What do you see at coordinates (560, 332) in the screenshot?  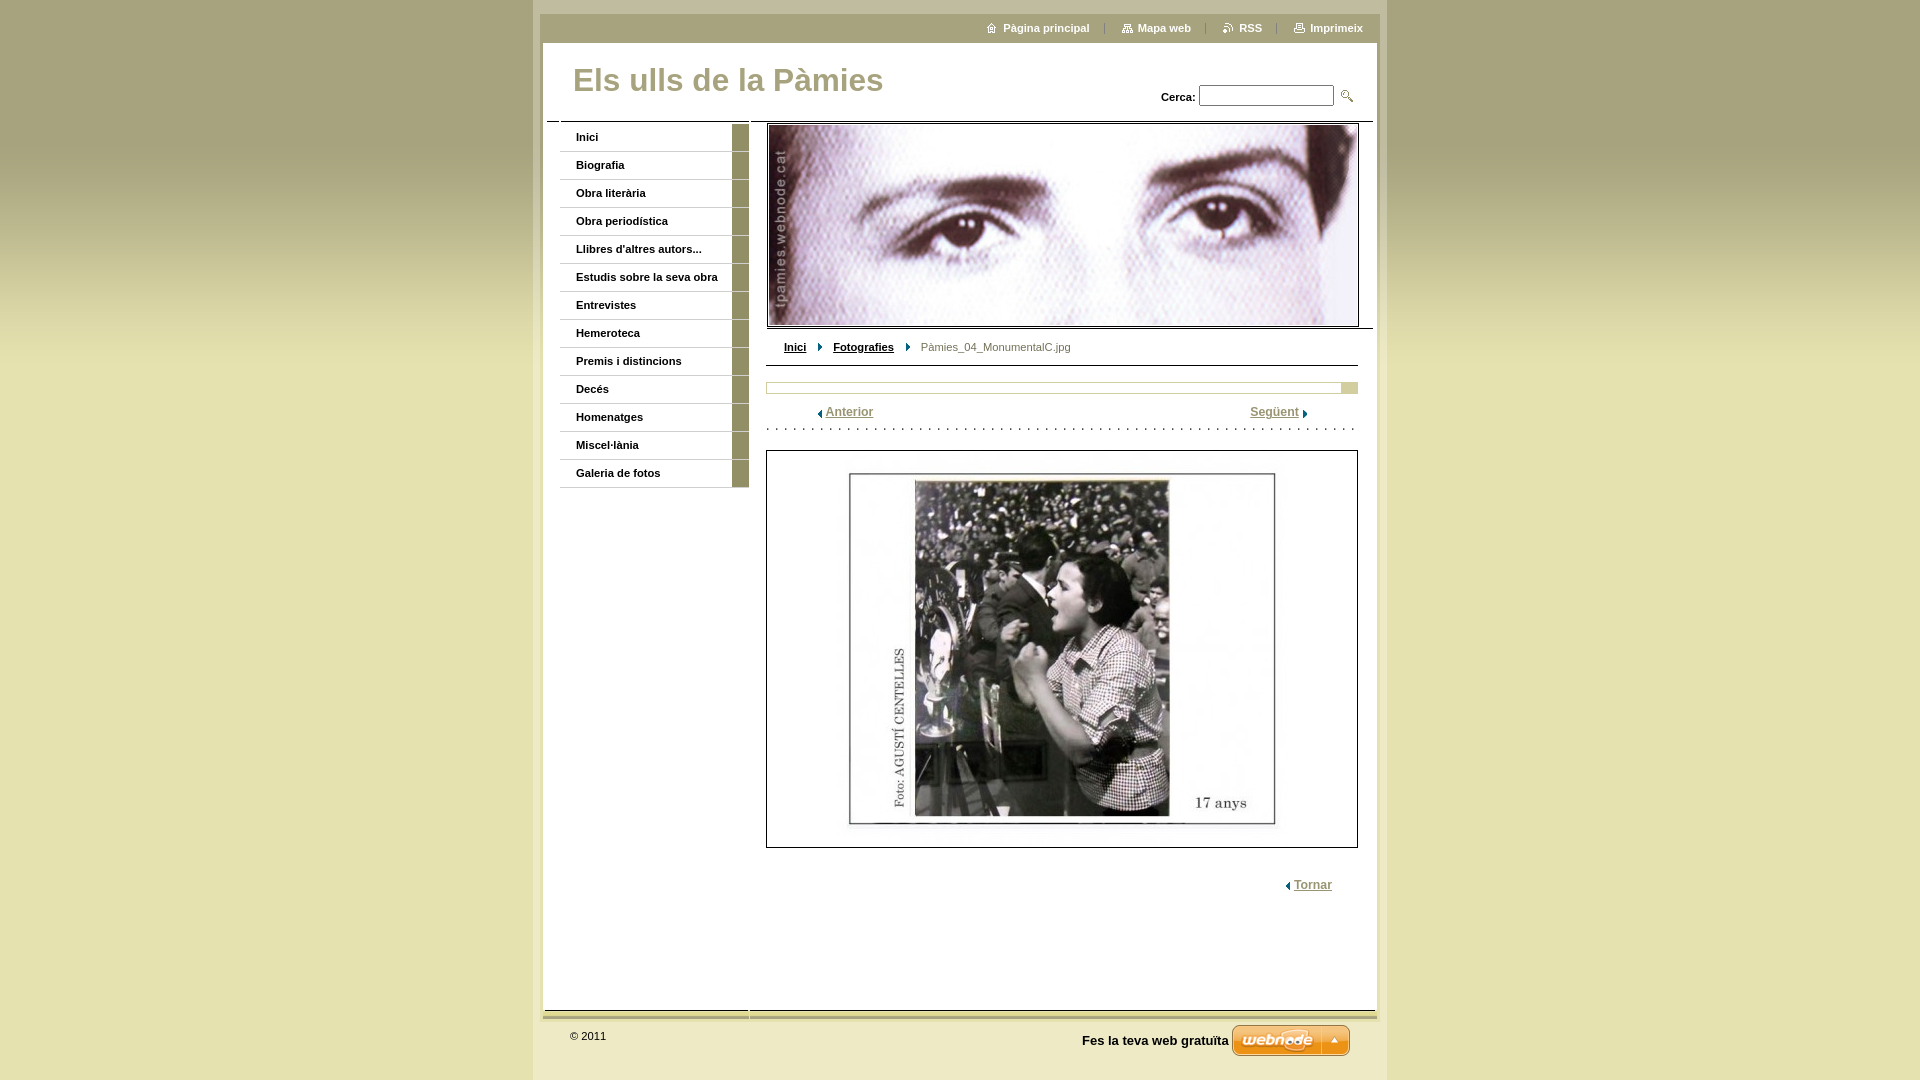 I see `'Hemeroteca'` at bounding box center [560, 332].